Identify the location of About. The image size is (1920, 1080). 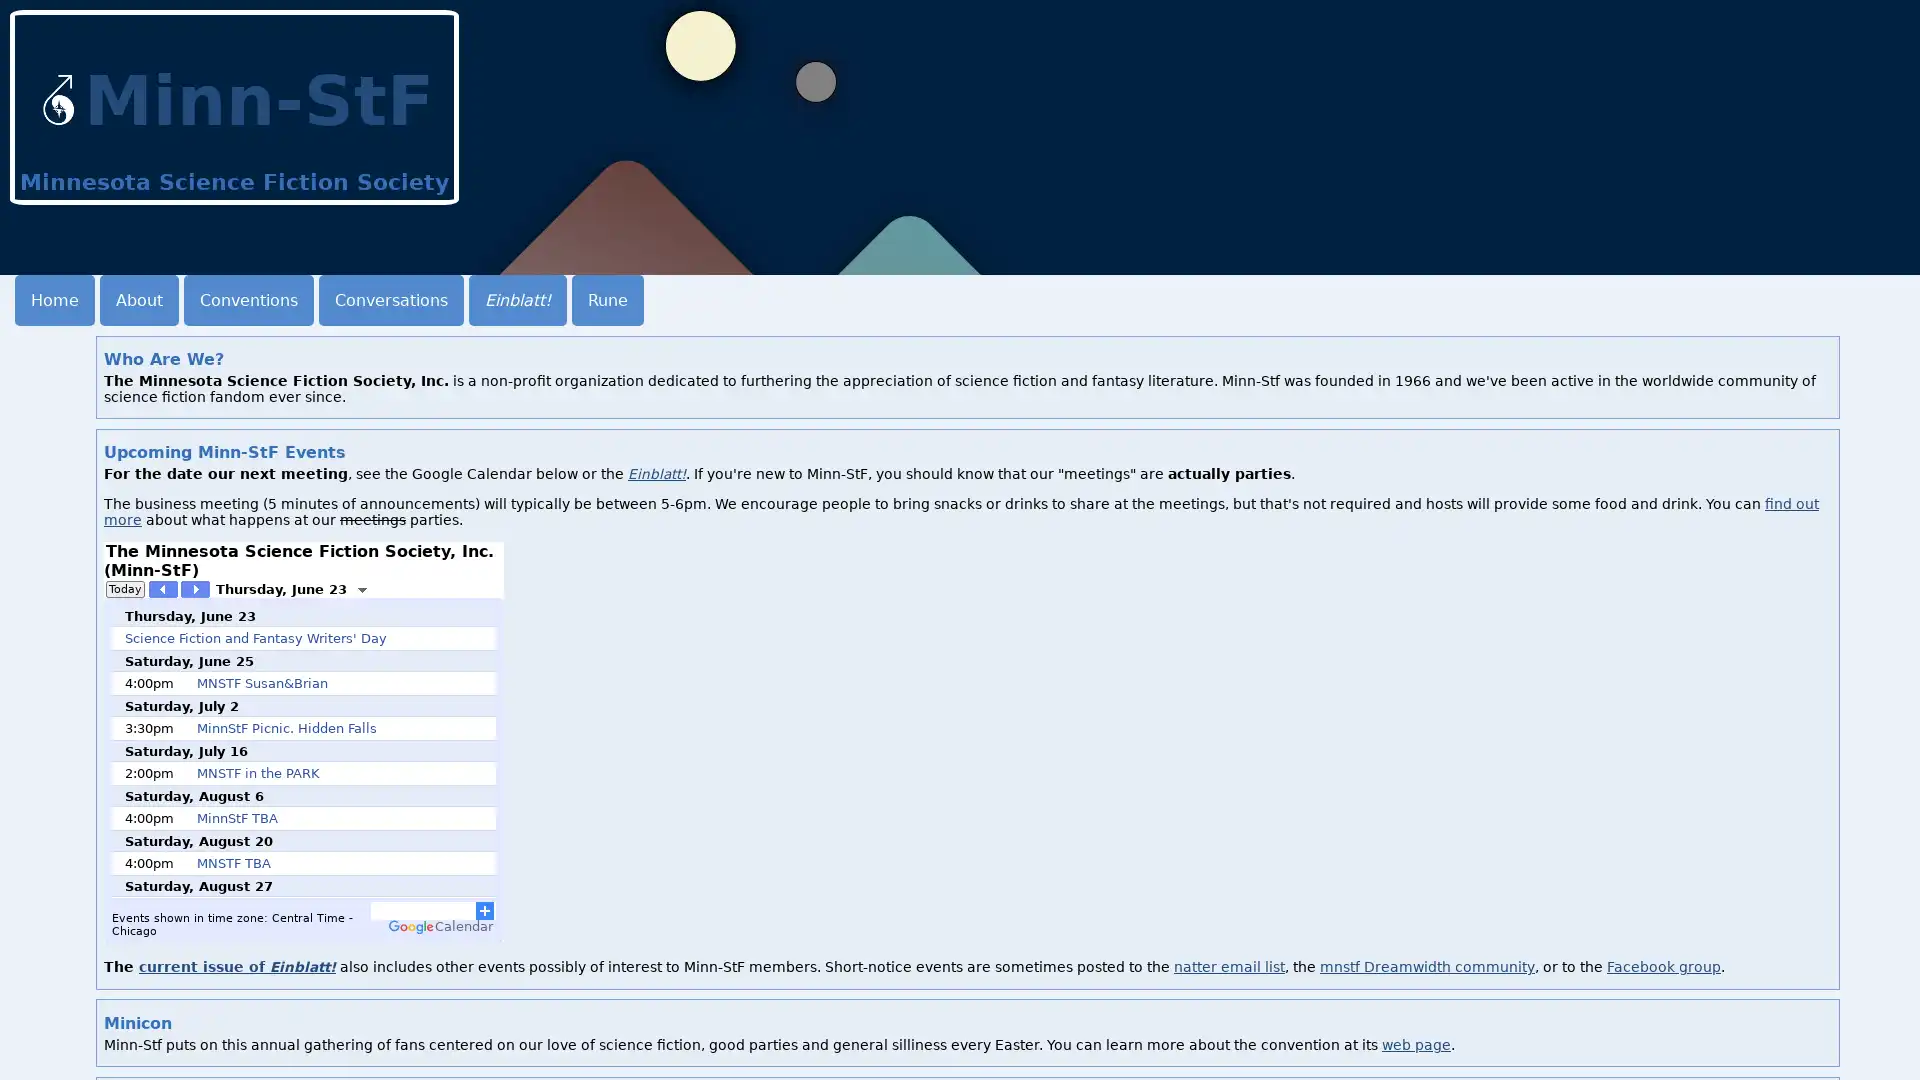
(138, 300).